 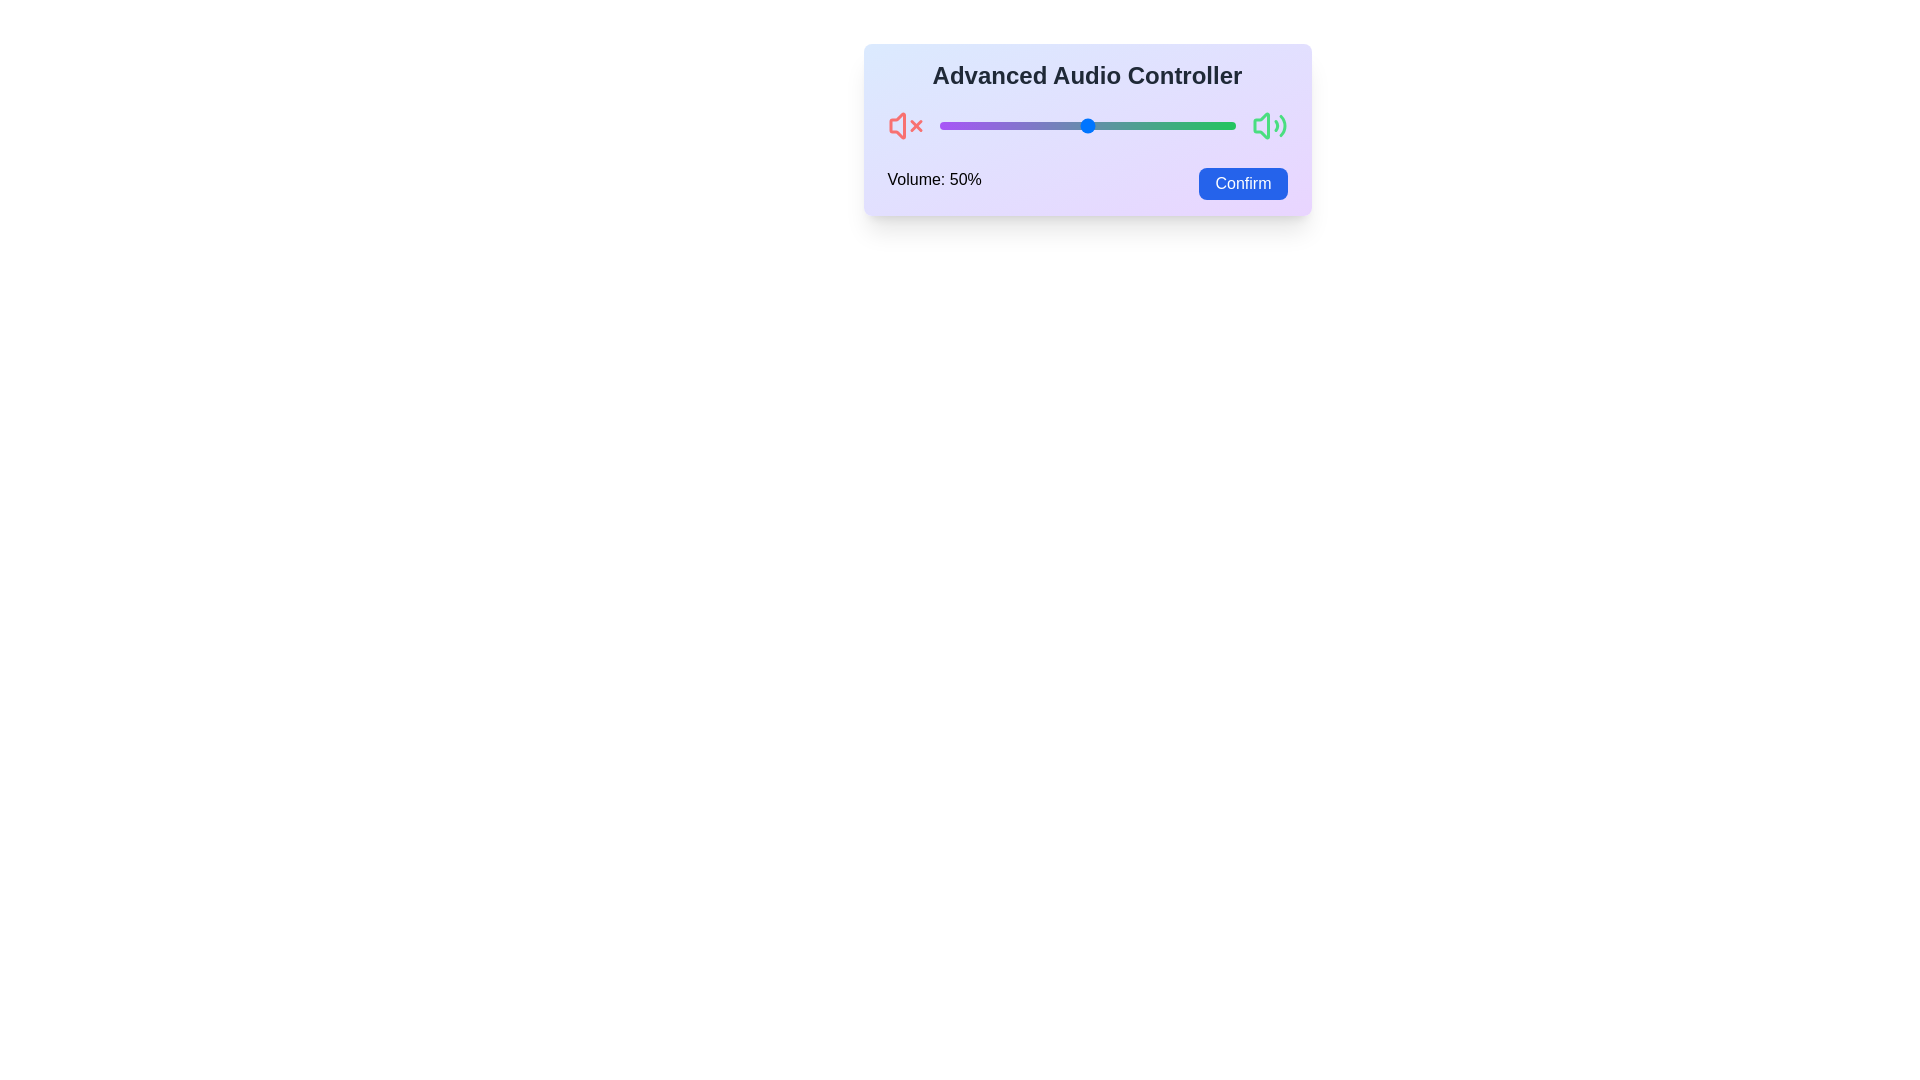 What do you see at coordinates (1194, 126) in the screenshot?
I see `the volume slider to set the volume to 86%` at bounding box center [1194, 126].